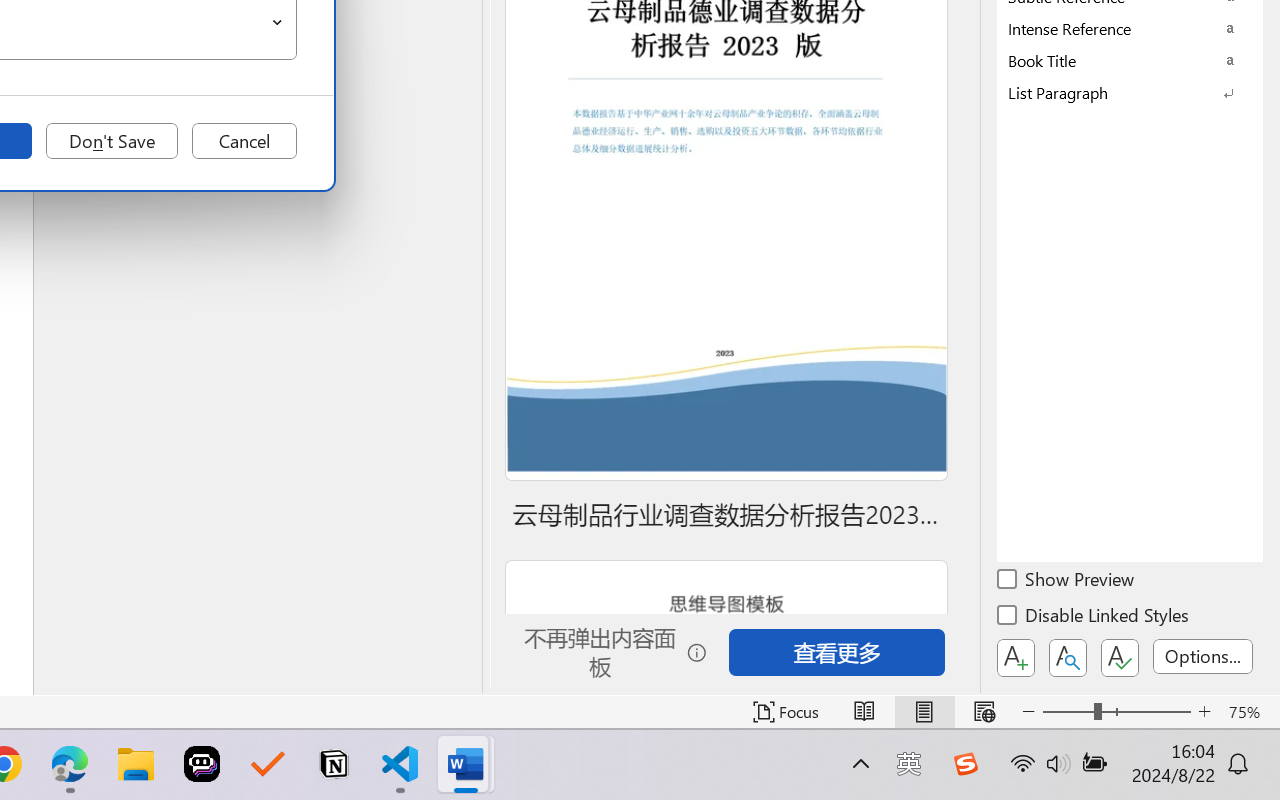  What do you see at coordinates (1067, 711) in the screenshot?
I see `'Zoom Out'` at bounding box center [1067, 711].